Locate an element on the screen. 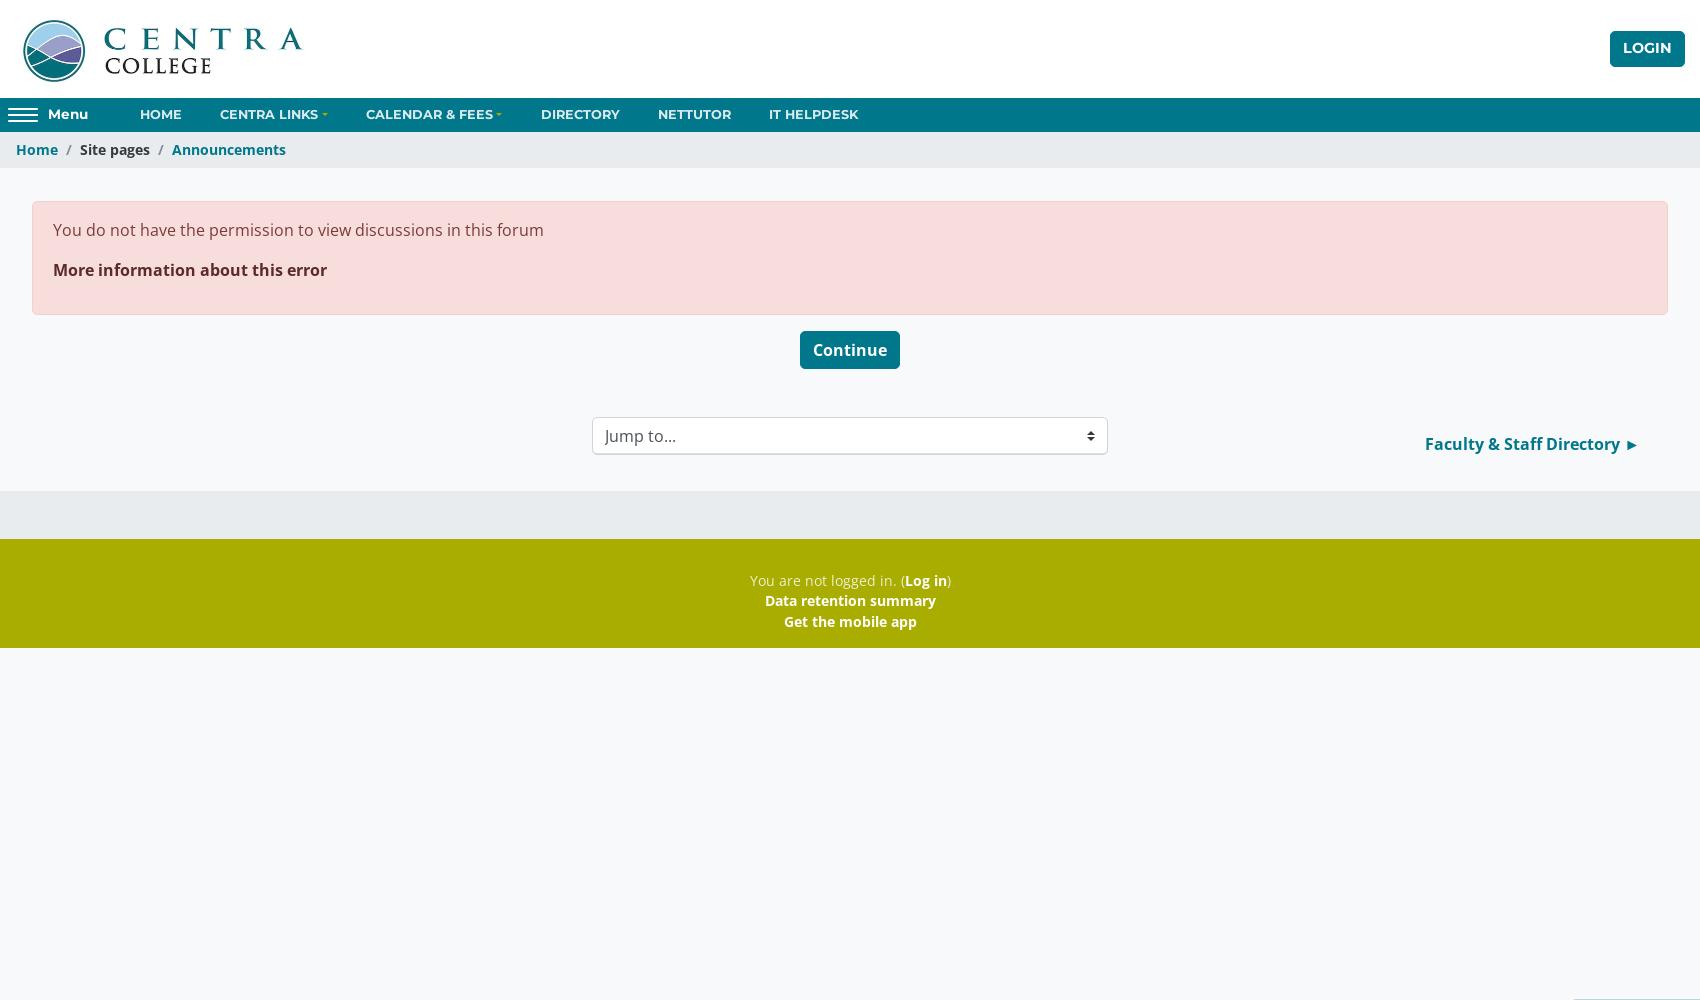 The height and width of the screenshot is (1000, 1700). 'Get the mobile app' is located at coordinates (782, 619).